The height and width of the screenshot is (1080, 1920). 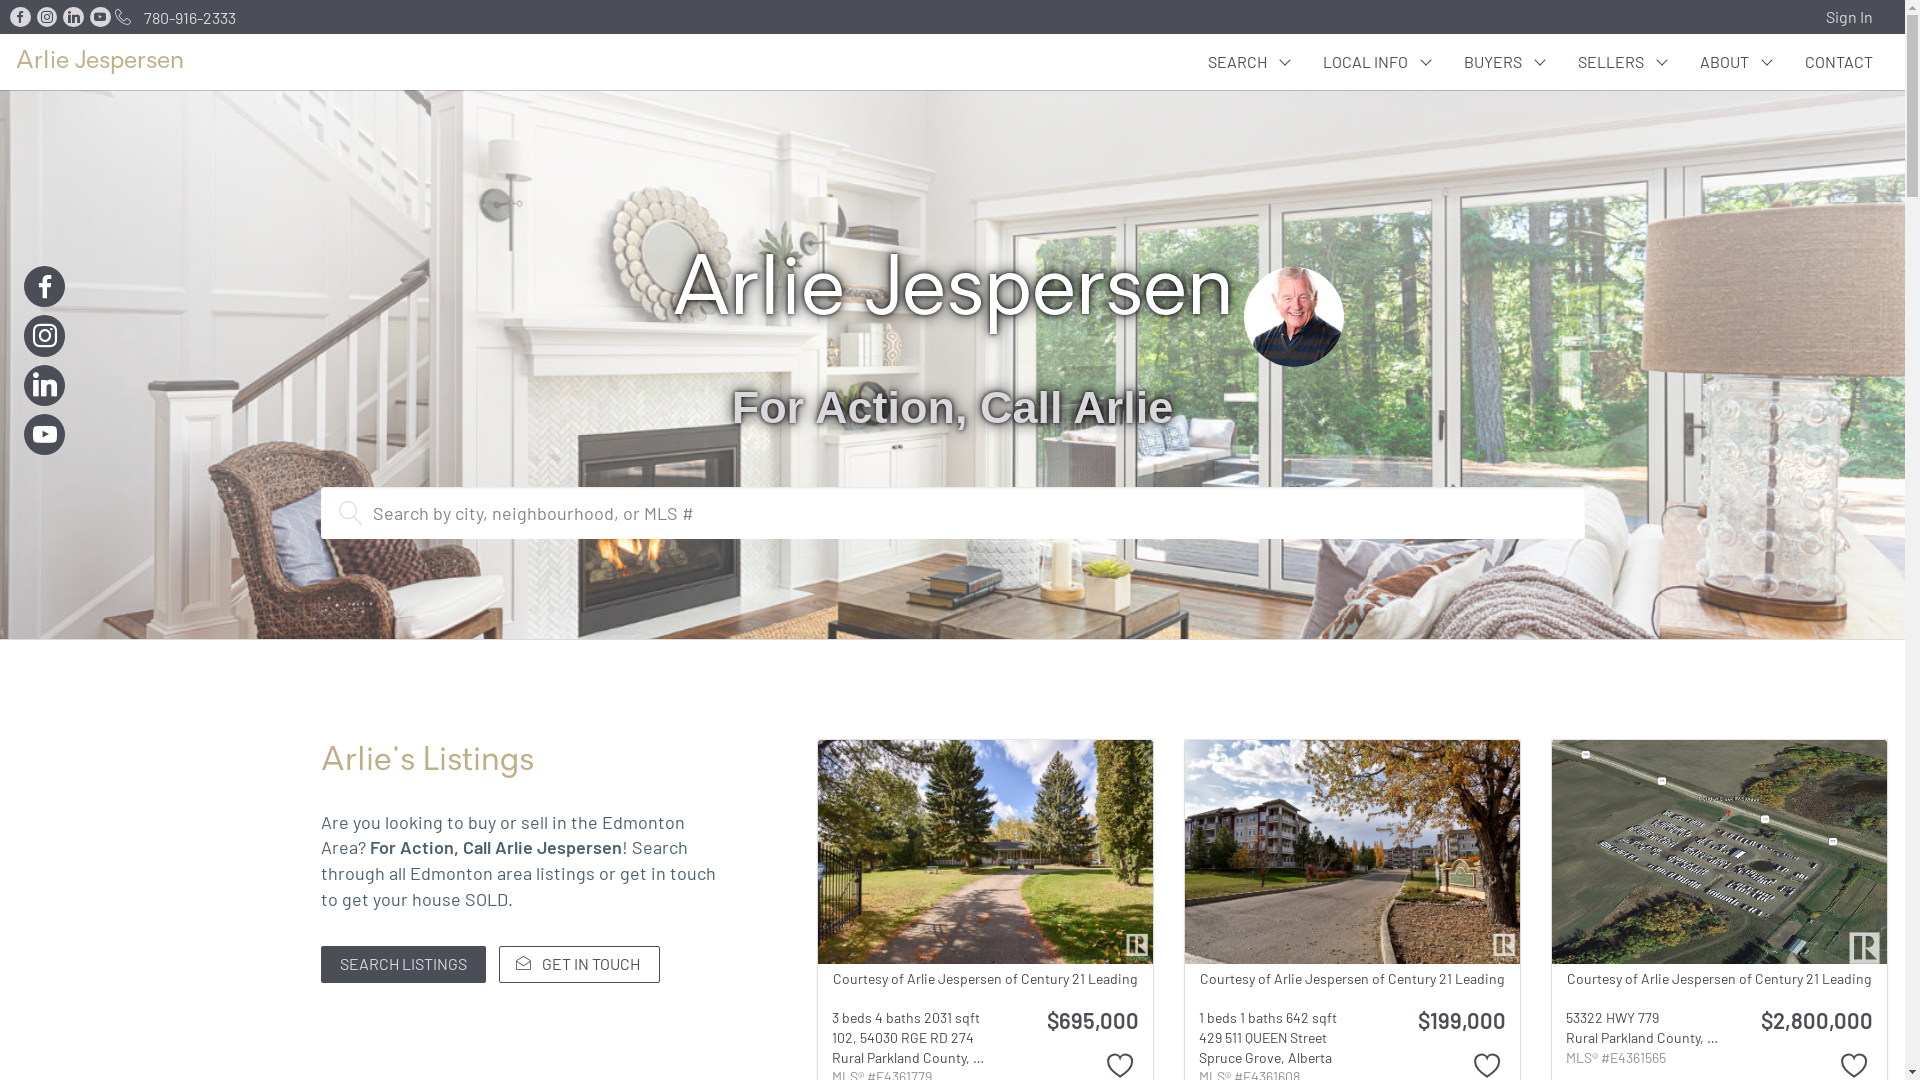 What do you see at coordinates (1853, 16) in the screenshot?
I see `'Sign In'` at bounding box center [1853, 16].